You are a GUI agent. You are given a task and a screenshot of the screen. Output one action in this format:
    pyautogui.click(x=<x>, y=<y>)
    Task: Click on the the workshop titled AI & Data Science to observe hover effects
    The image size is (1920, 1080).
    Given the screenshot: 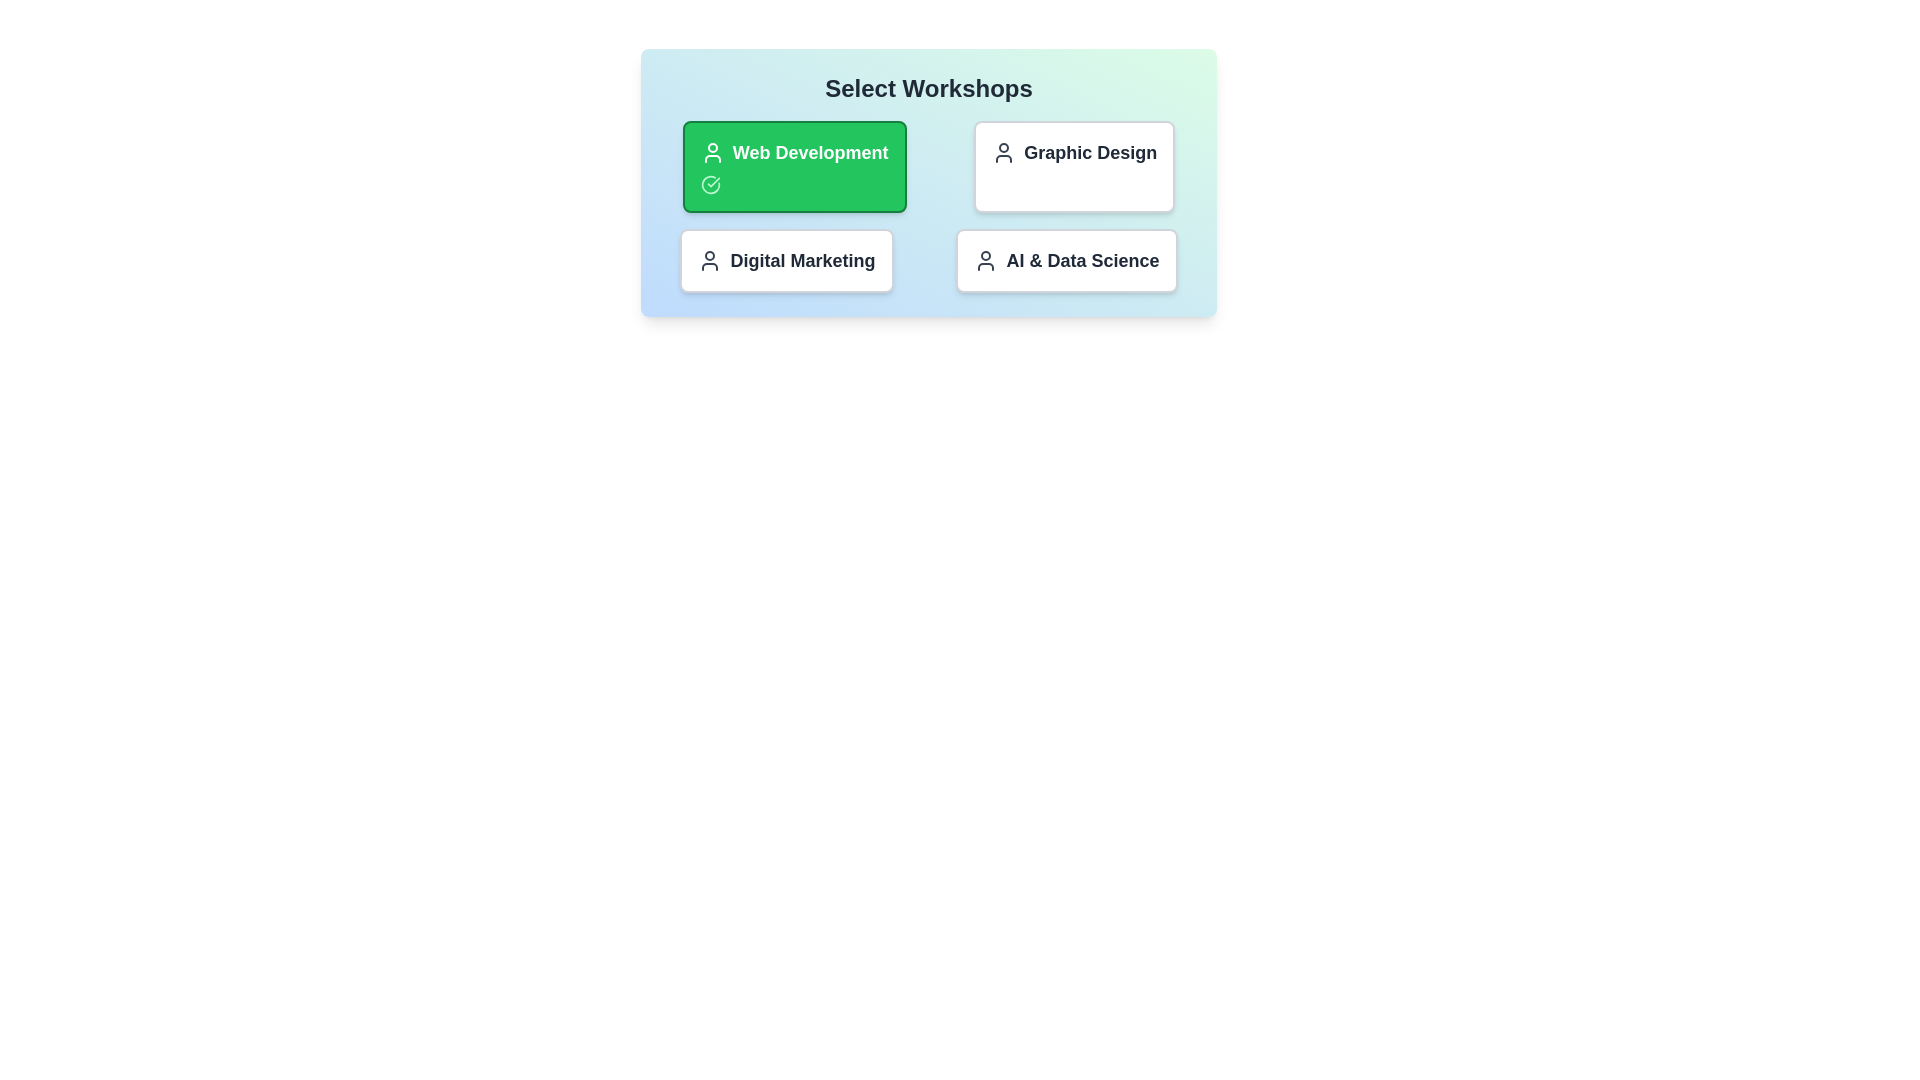 What is the action you would take?
    pyautogui.click(x=1065, y=260)
    